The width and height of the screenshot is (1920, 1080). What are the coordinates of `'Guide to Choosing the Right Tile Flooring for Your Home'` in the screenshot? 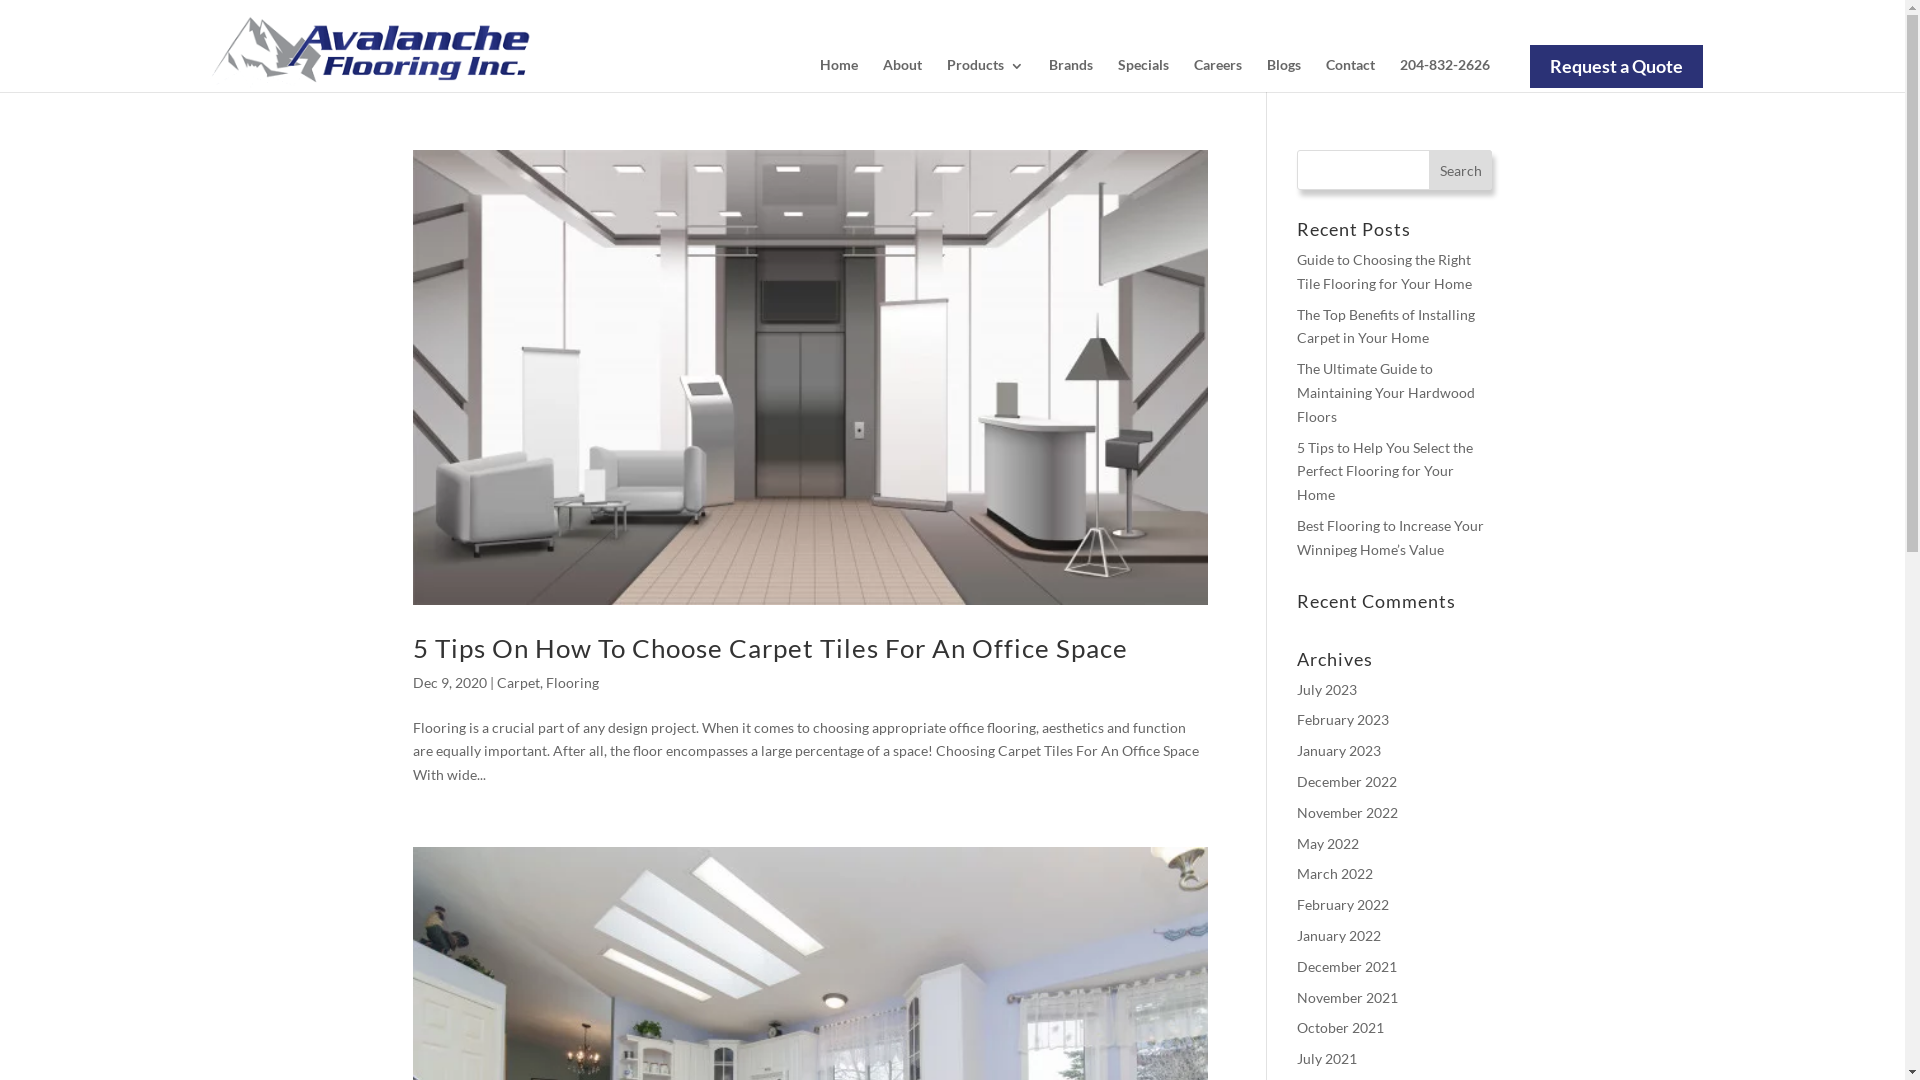 It's located at (1383, 271).